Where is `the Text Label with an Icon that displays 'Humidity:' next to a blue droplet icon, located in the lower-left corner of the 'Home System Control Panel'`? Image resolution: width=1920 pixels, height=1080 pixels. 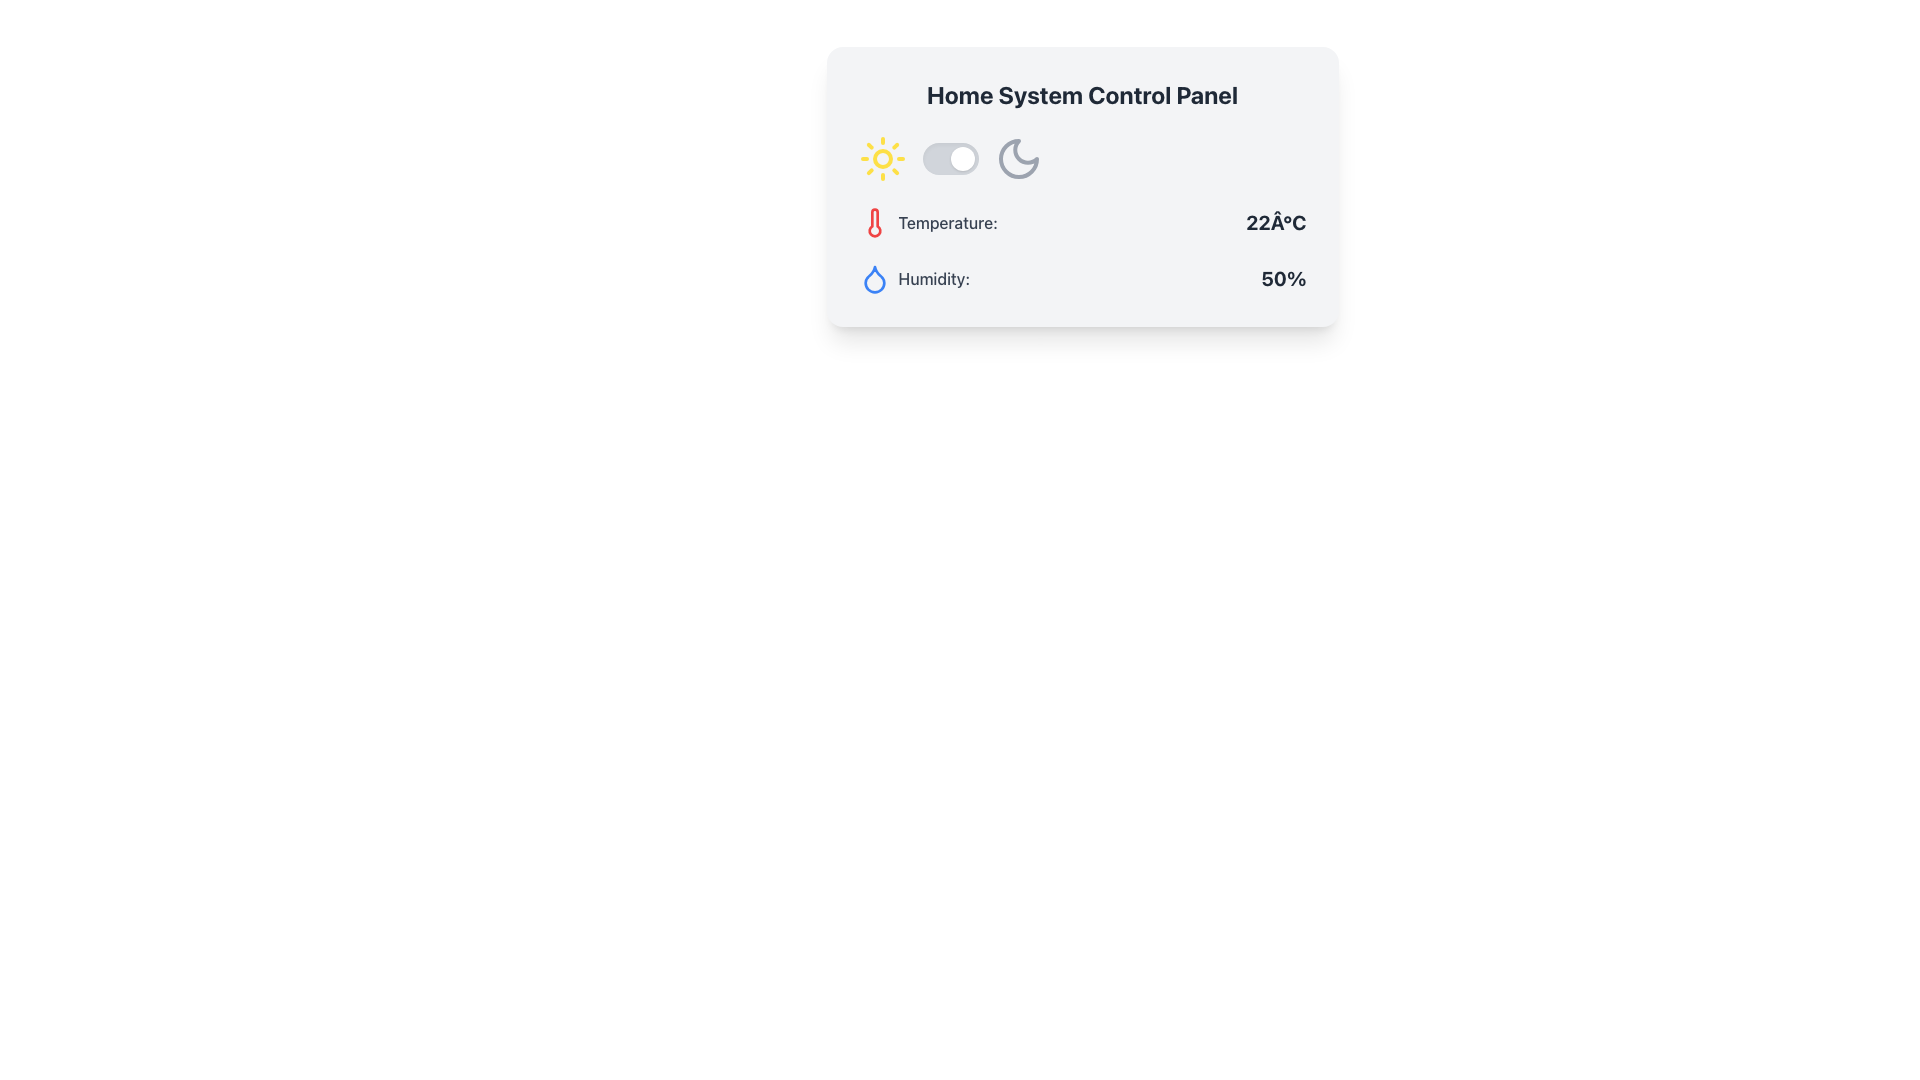
the Text Label with an Icon that displays 'Humidity:' next to a blue droplet icon, located in the lower-left corner of the 'Home System Control Panel' is located at coordinates (913, 278).